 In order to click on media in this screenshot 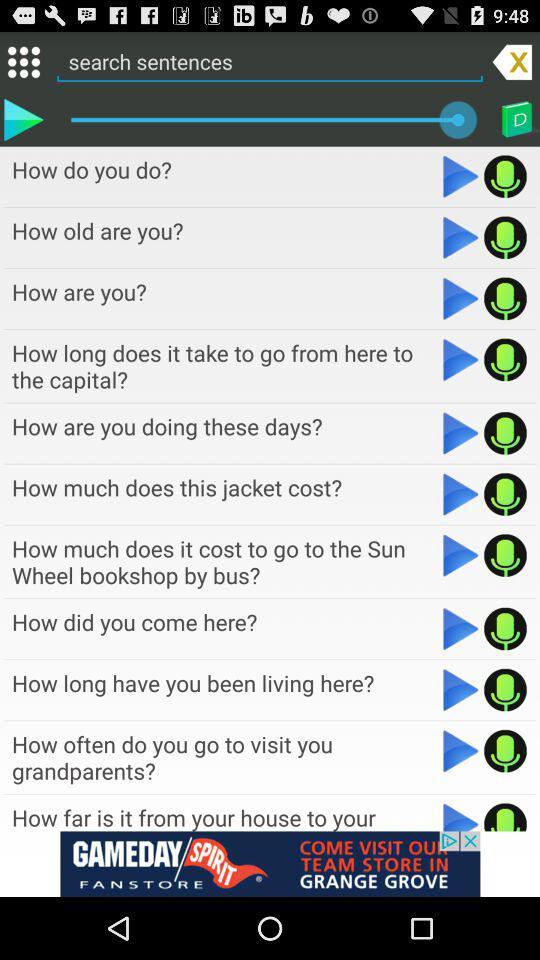, I will do `click(461, 555)`.